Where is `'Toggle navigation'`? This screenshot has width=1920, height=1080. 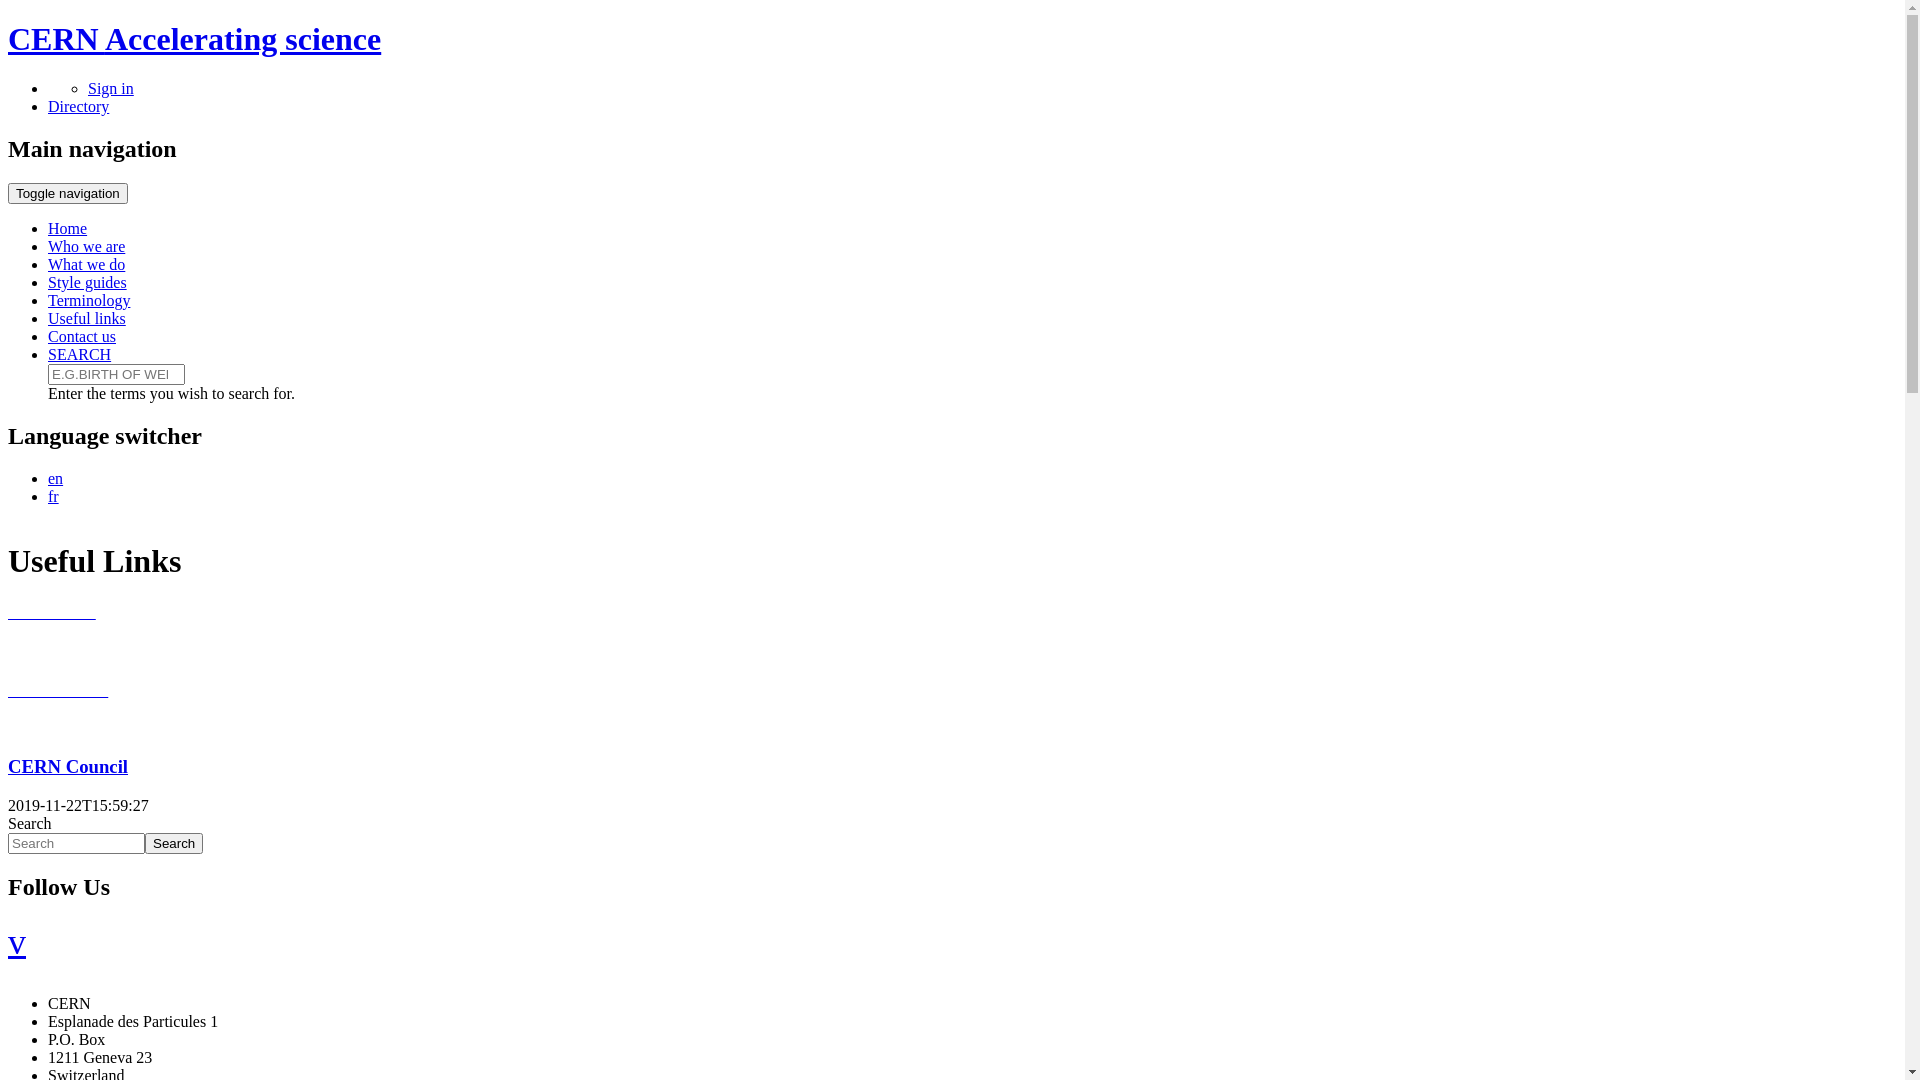
'Toggle navigation' is located at coordinates (8, 193).